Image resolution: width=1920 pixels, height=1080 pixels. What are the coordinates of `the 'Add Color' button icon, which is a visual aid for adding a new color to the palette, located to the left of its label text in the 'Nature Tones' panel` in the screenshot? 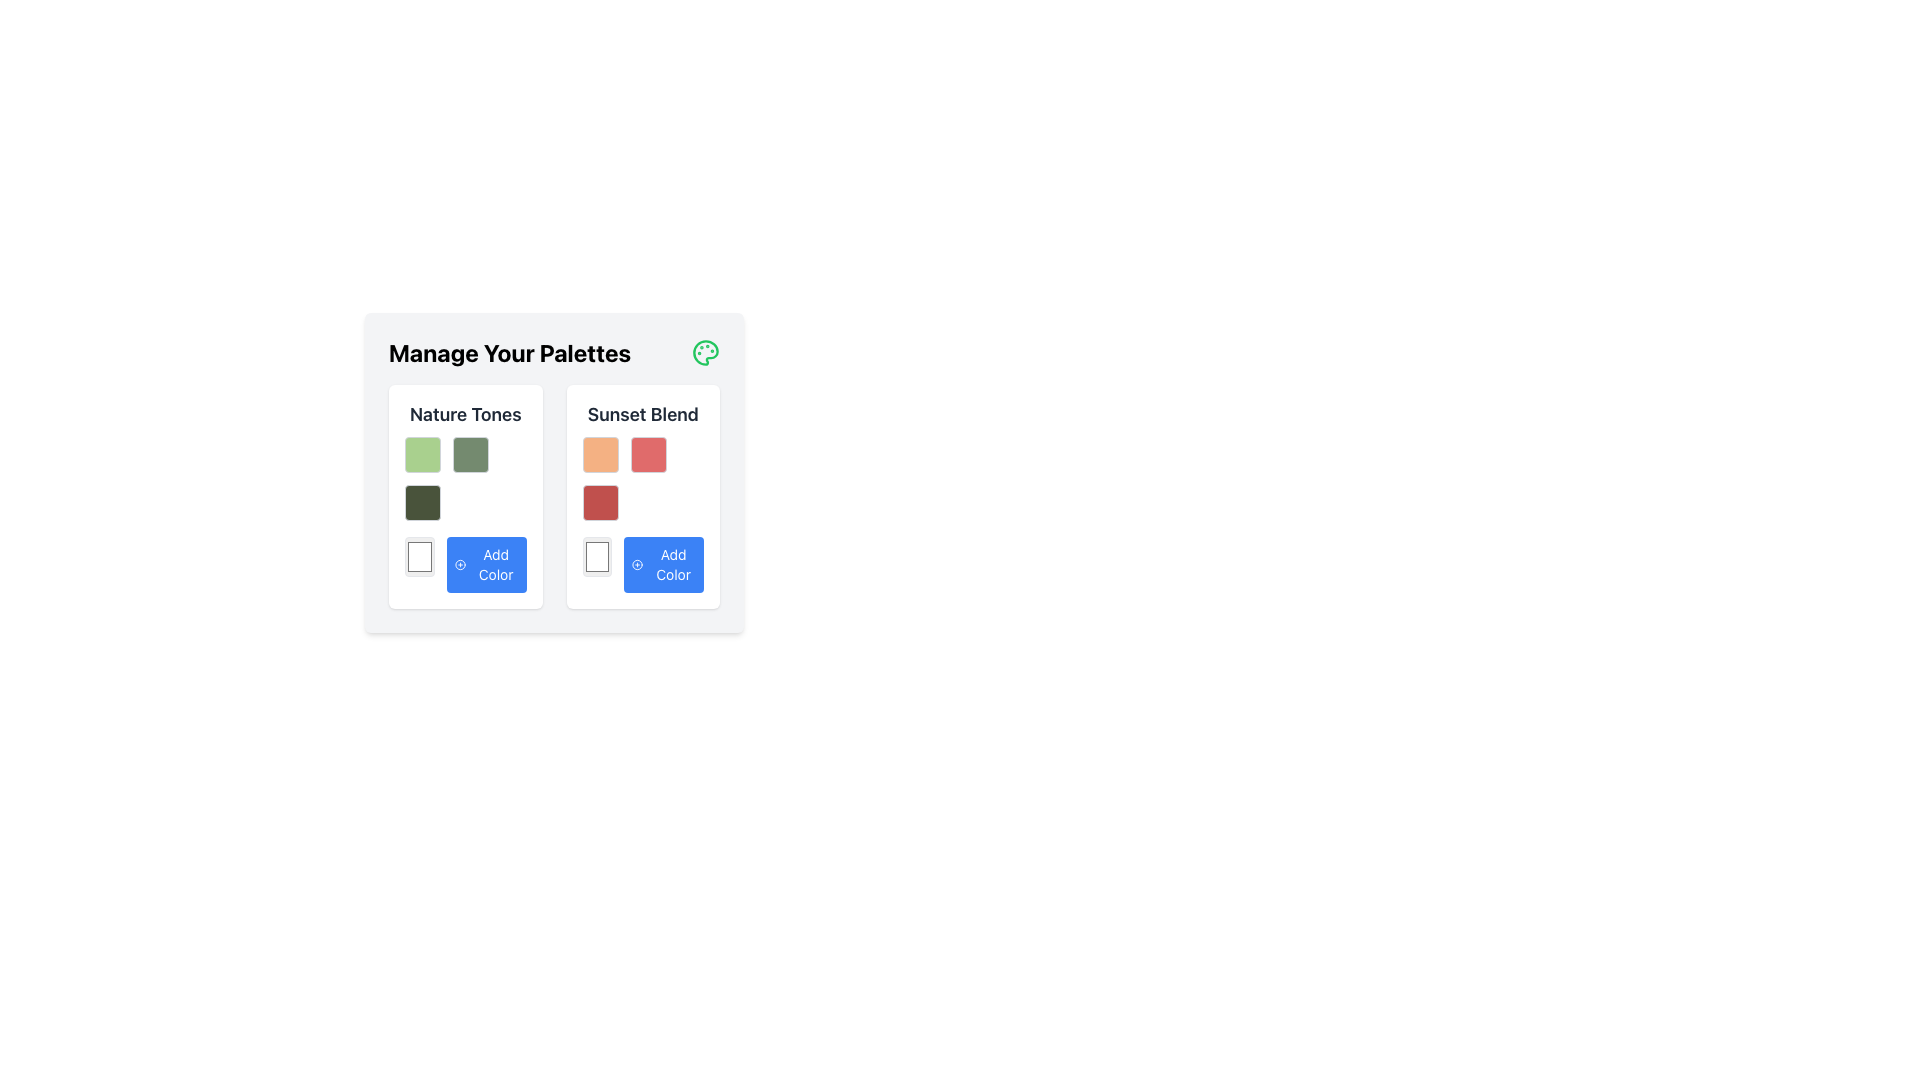 It's located at (459, 564).